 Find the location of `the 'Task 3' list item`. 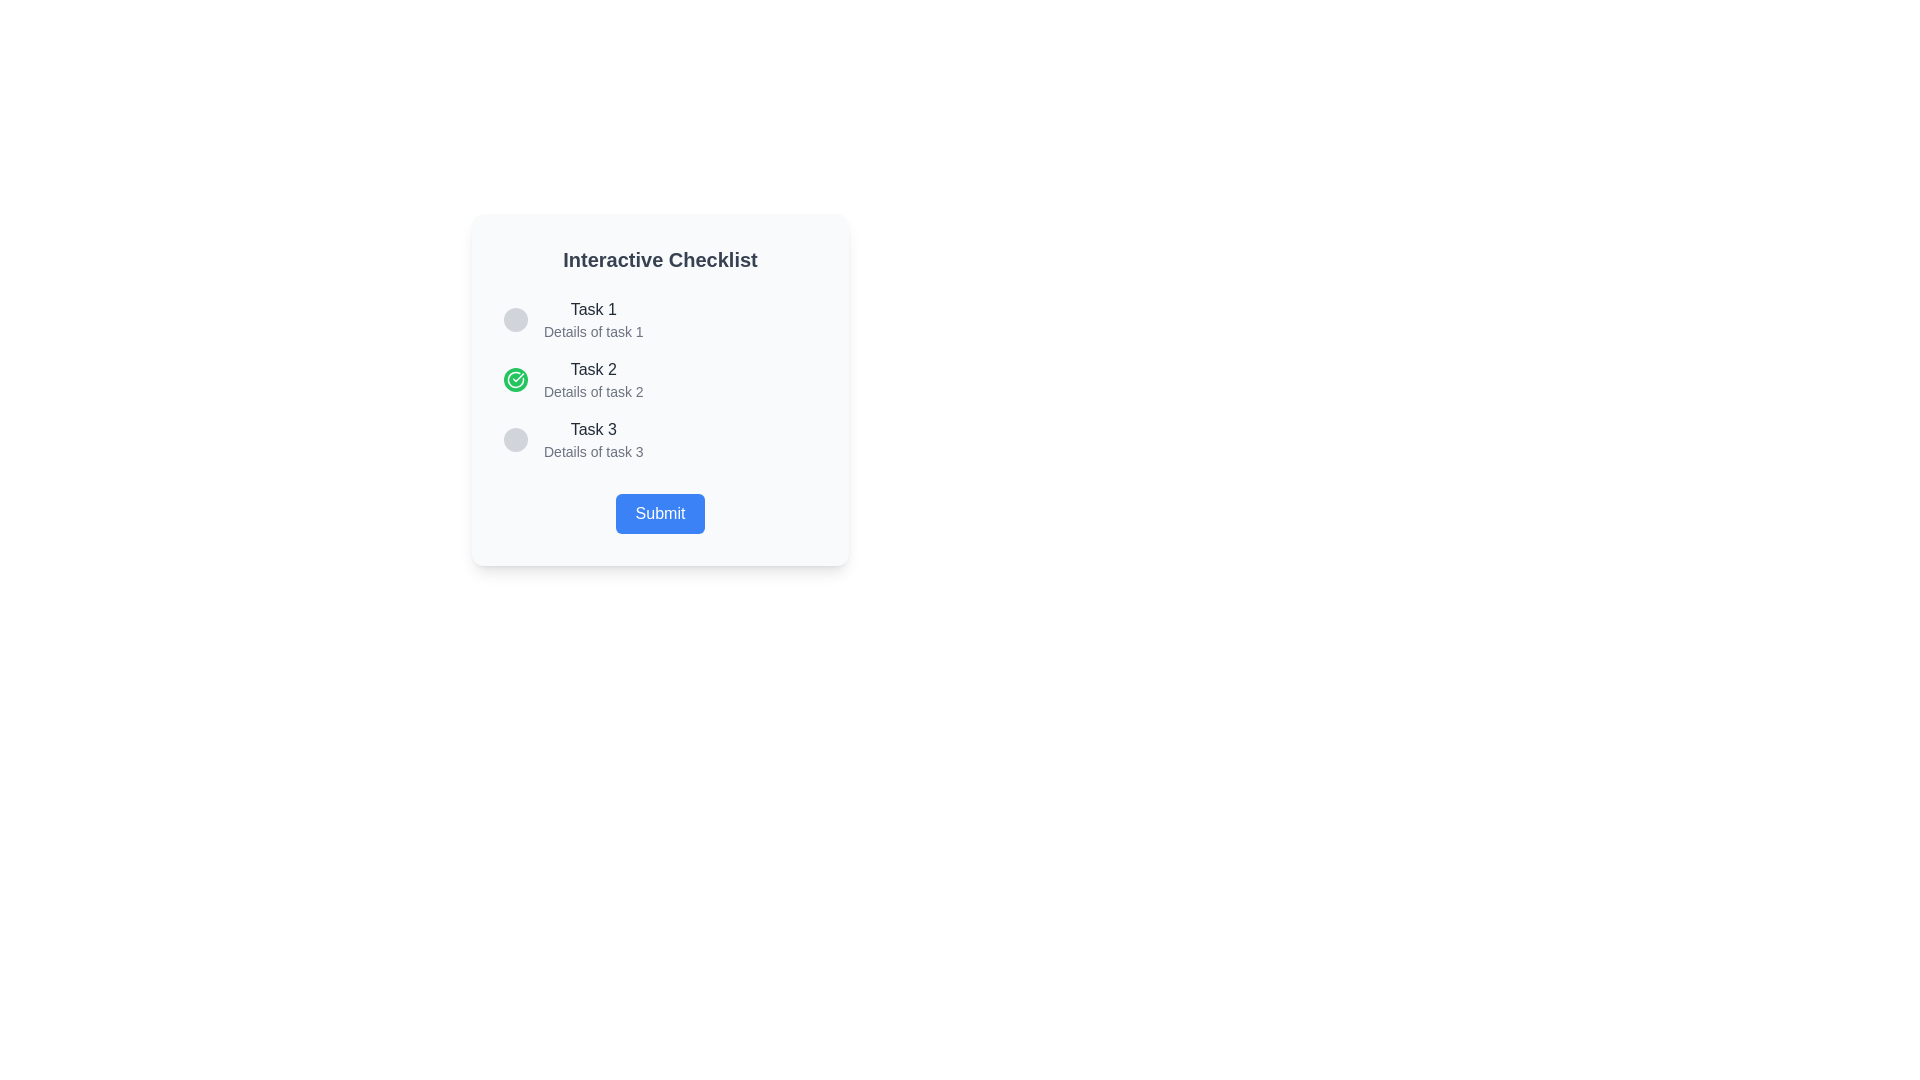

the 'Task 3' list item is located at coordinates (660, 438).